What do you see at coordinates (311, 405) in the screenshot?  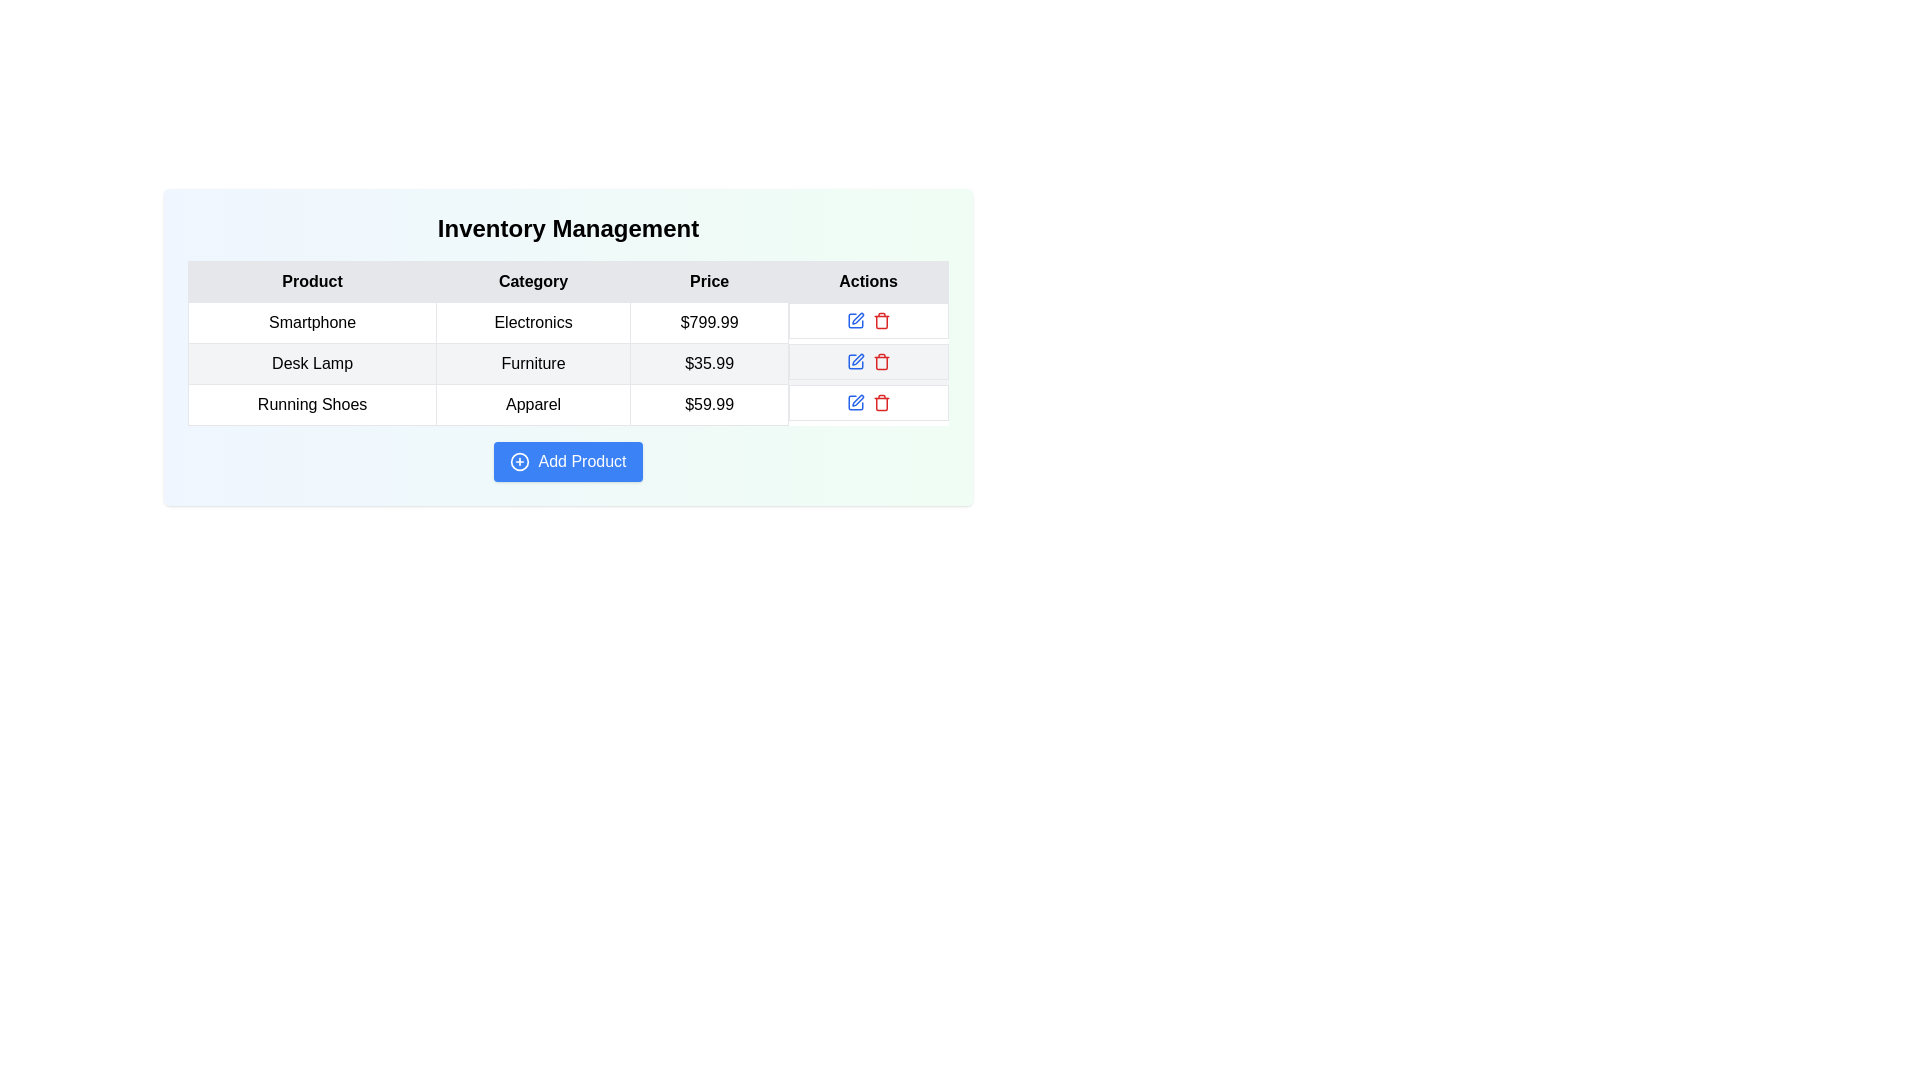 I see `text from the Text display cell containing 'Running Shoes', which is the first cell in the 'Product' column of the table` at bounding box center [311, 405].